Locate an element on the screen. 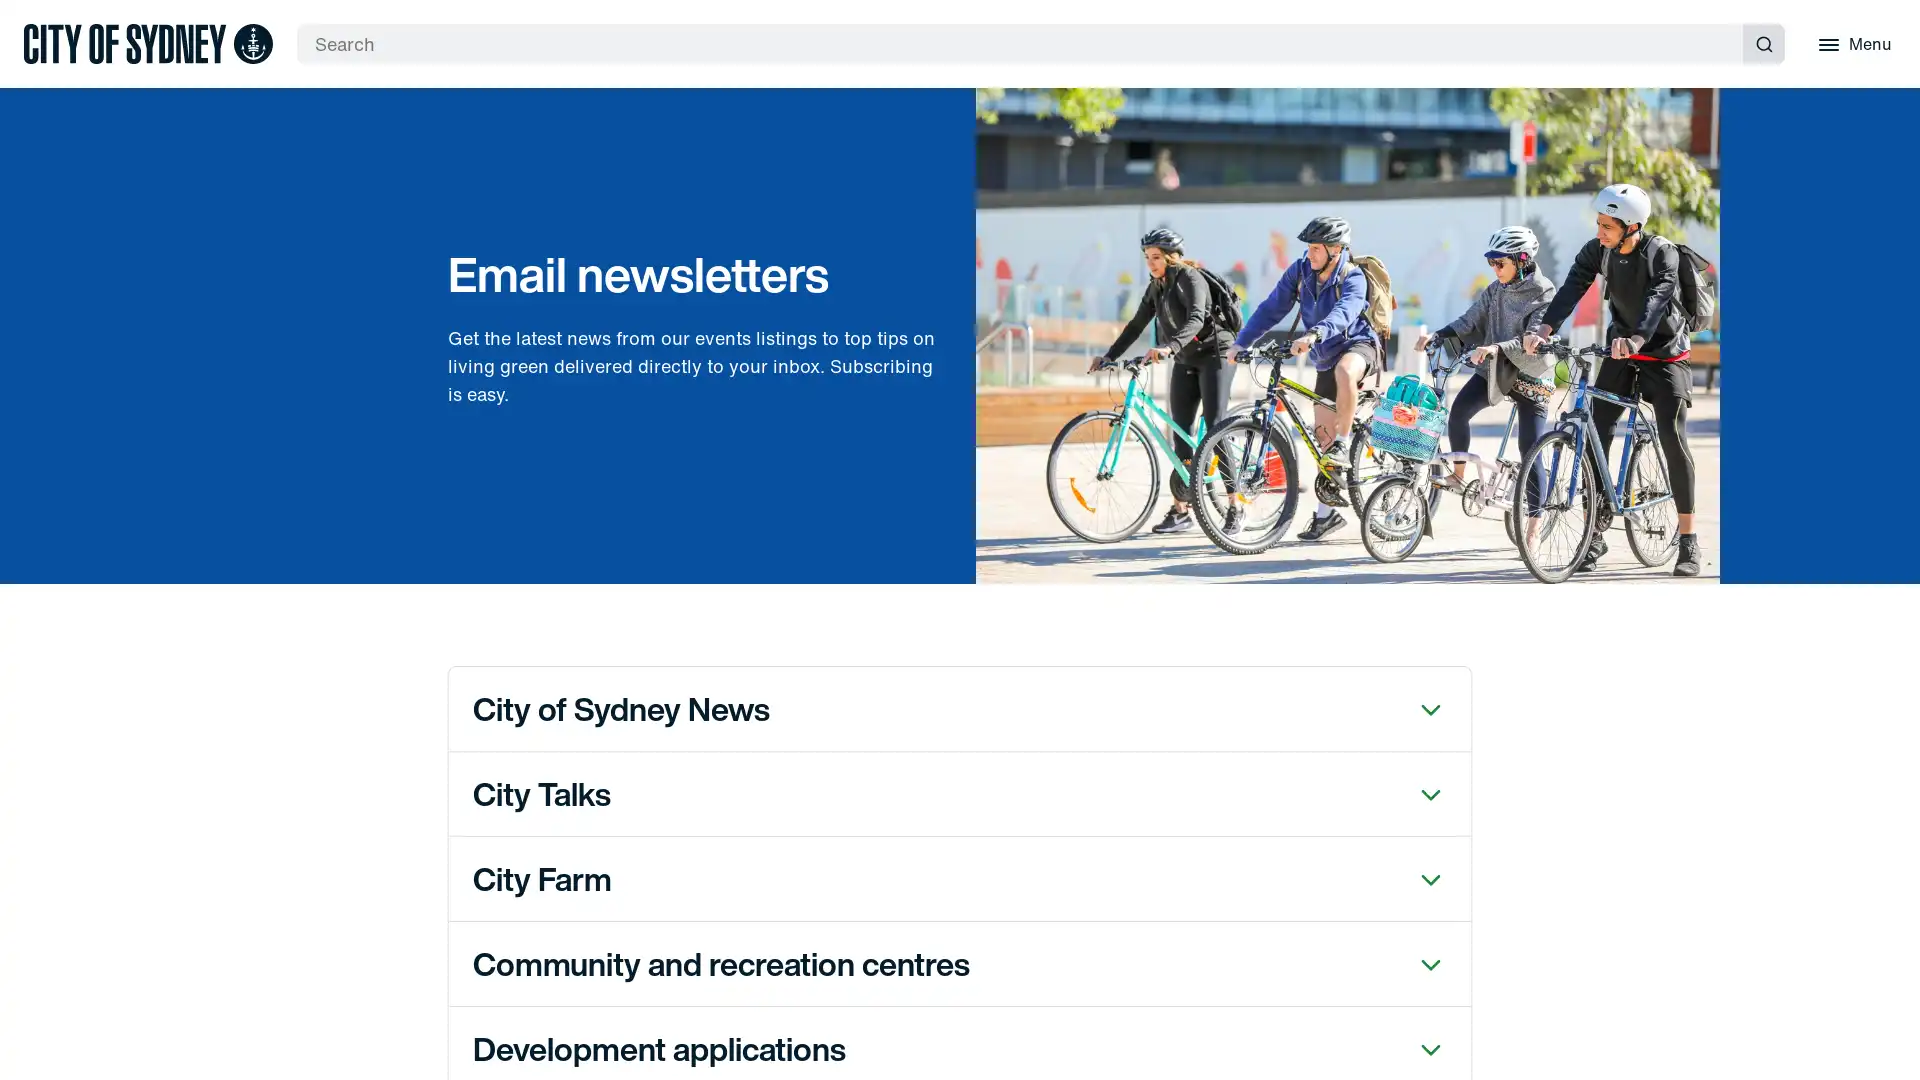  City Farm is located at coordinates (960, 877).